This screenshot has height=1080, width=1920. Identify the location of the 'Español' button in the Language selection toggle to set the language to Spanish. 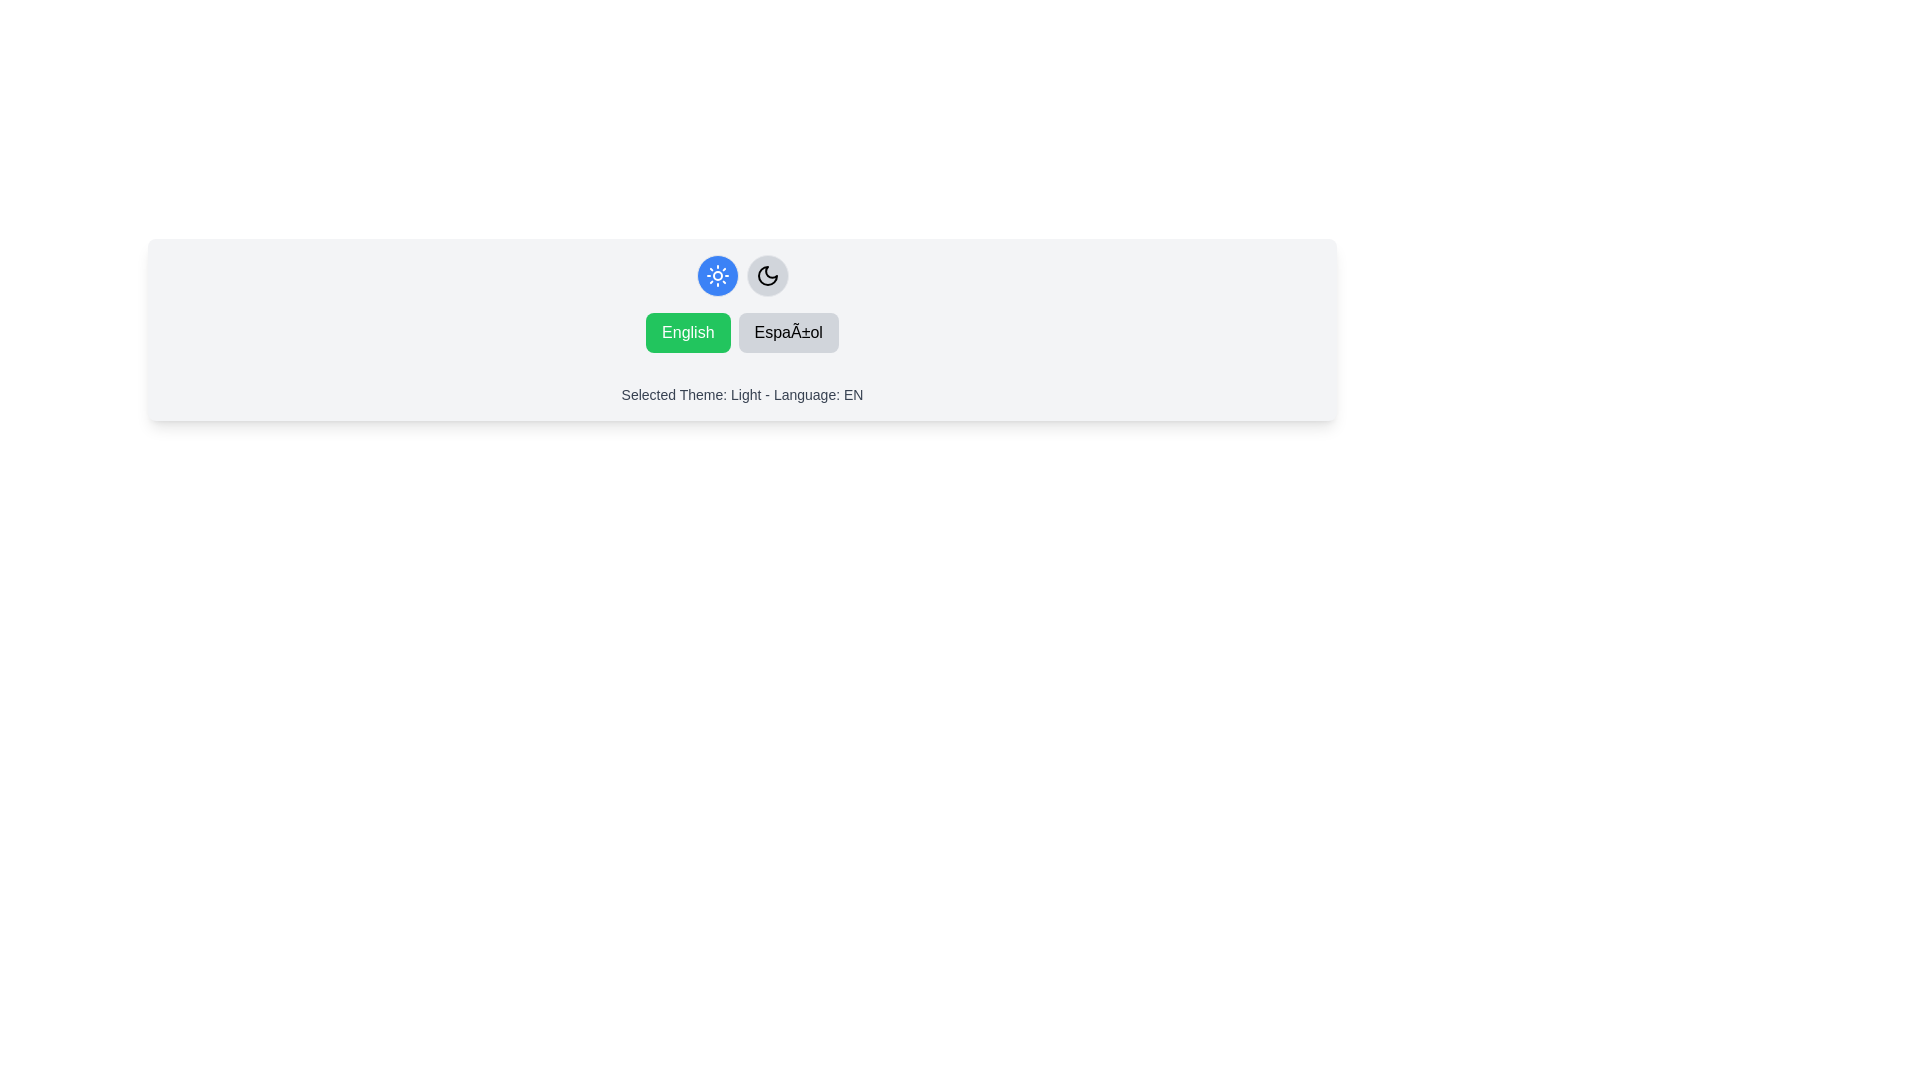
(741, 331).